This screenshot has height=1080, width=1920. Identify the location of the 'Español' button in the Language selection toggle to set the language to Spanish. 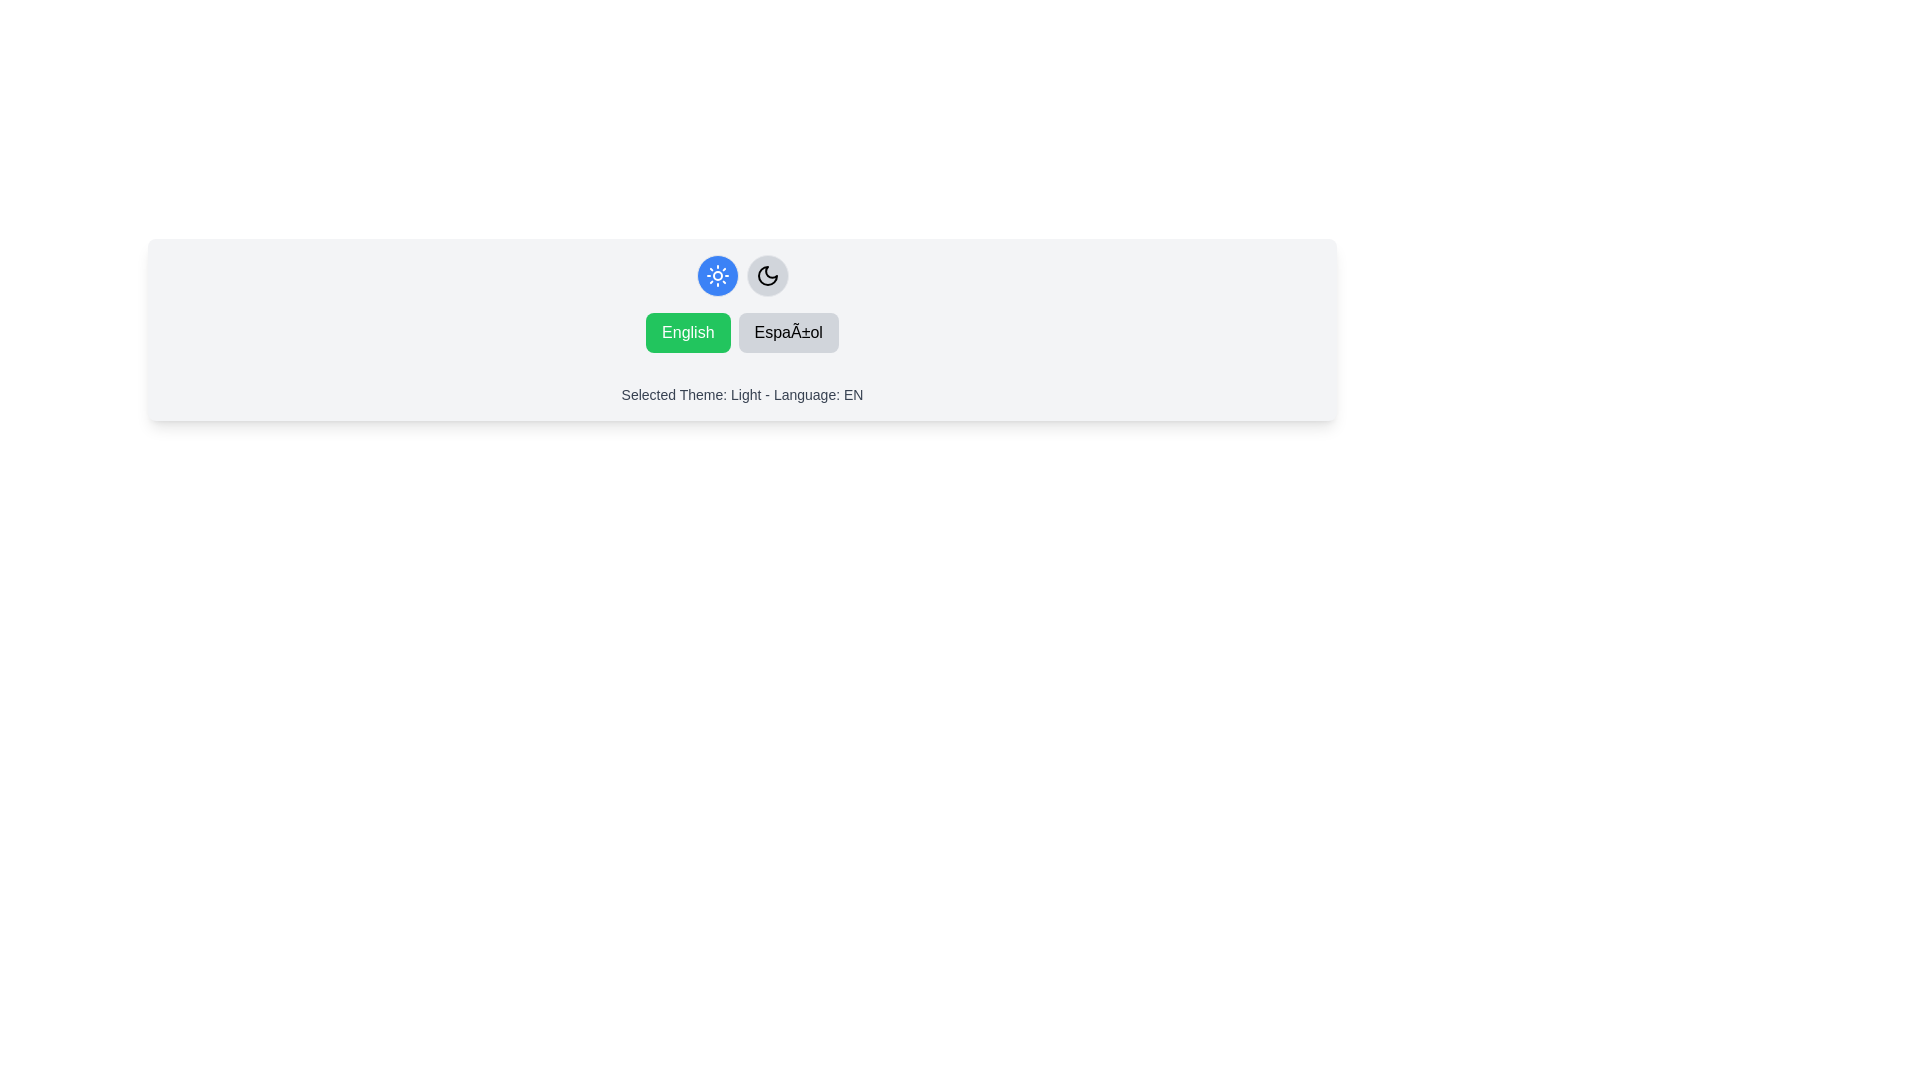
(741, 331).